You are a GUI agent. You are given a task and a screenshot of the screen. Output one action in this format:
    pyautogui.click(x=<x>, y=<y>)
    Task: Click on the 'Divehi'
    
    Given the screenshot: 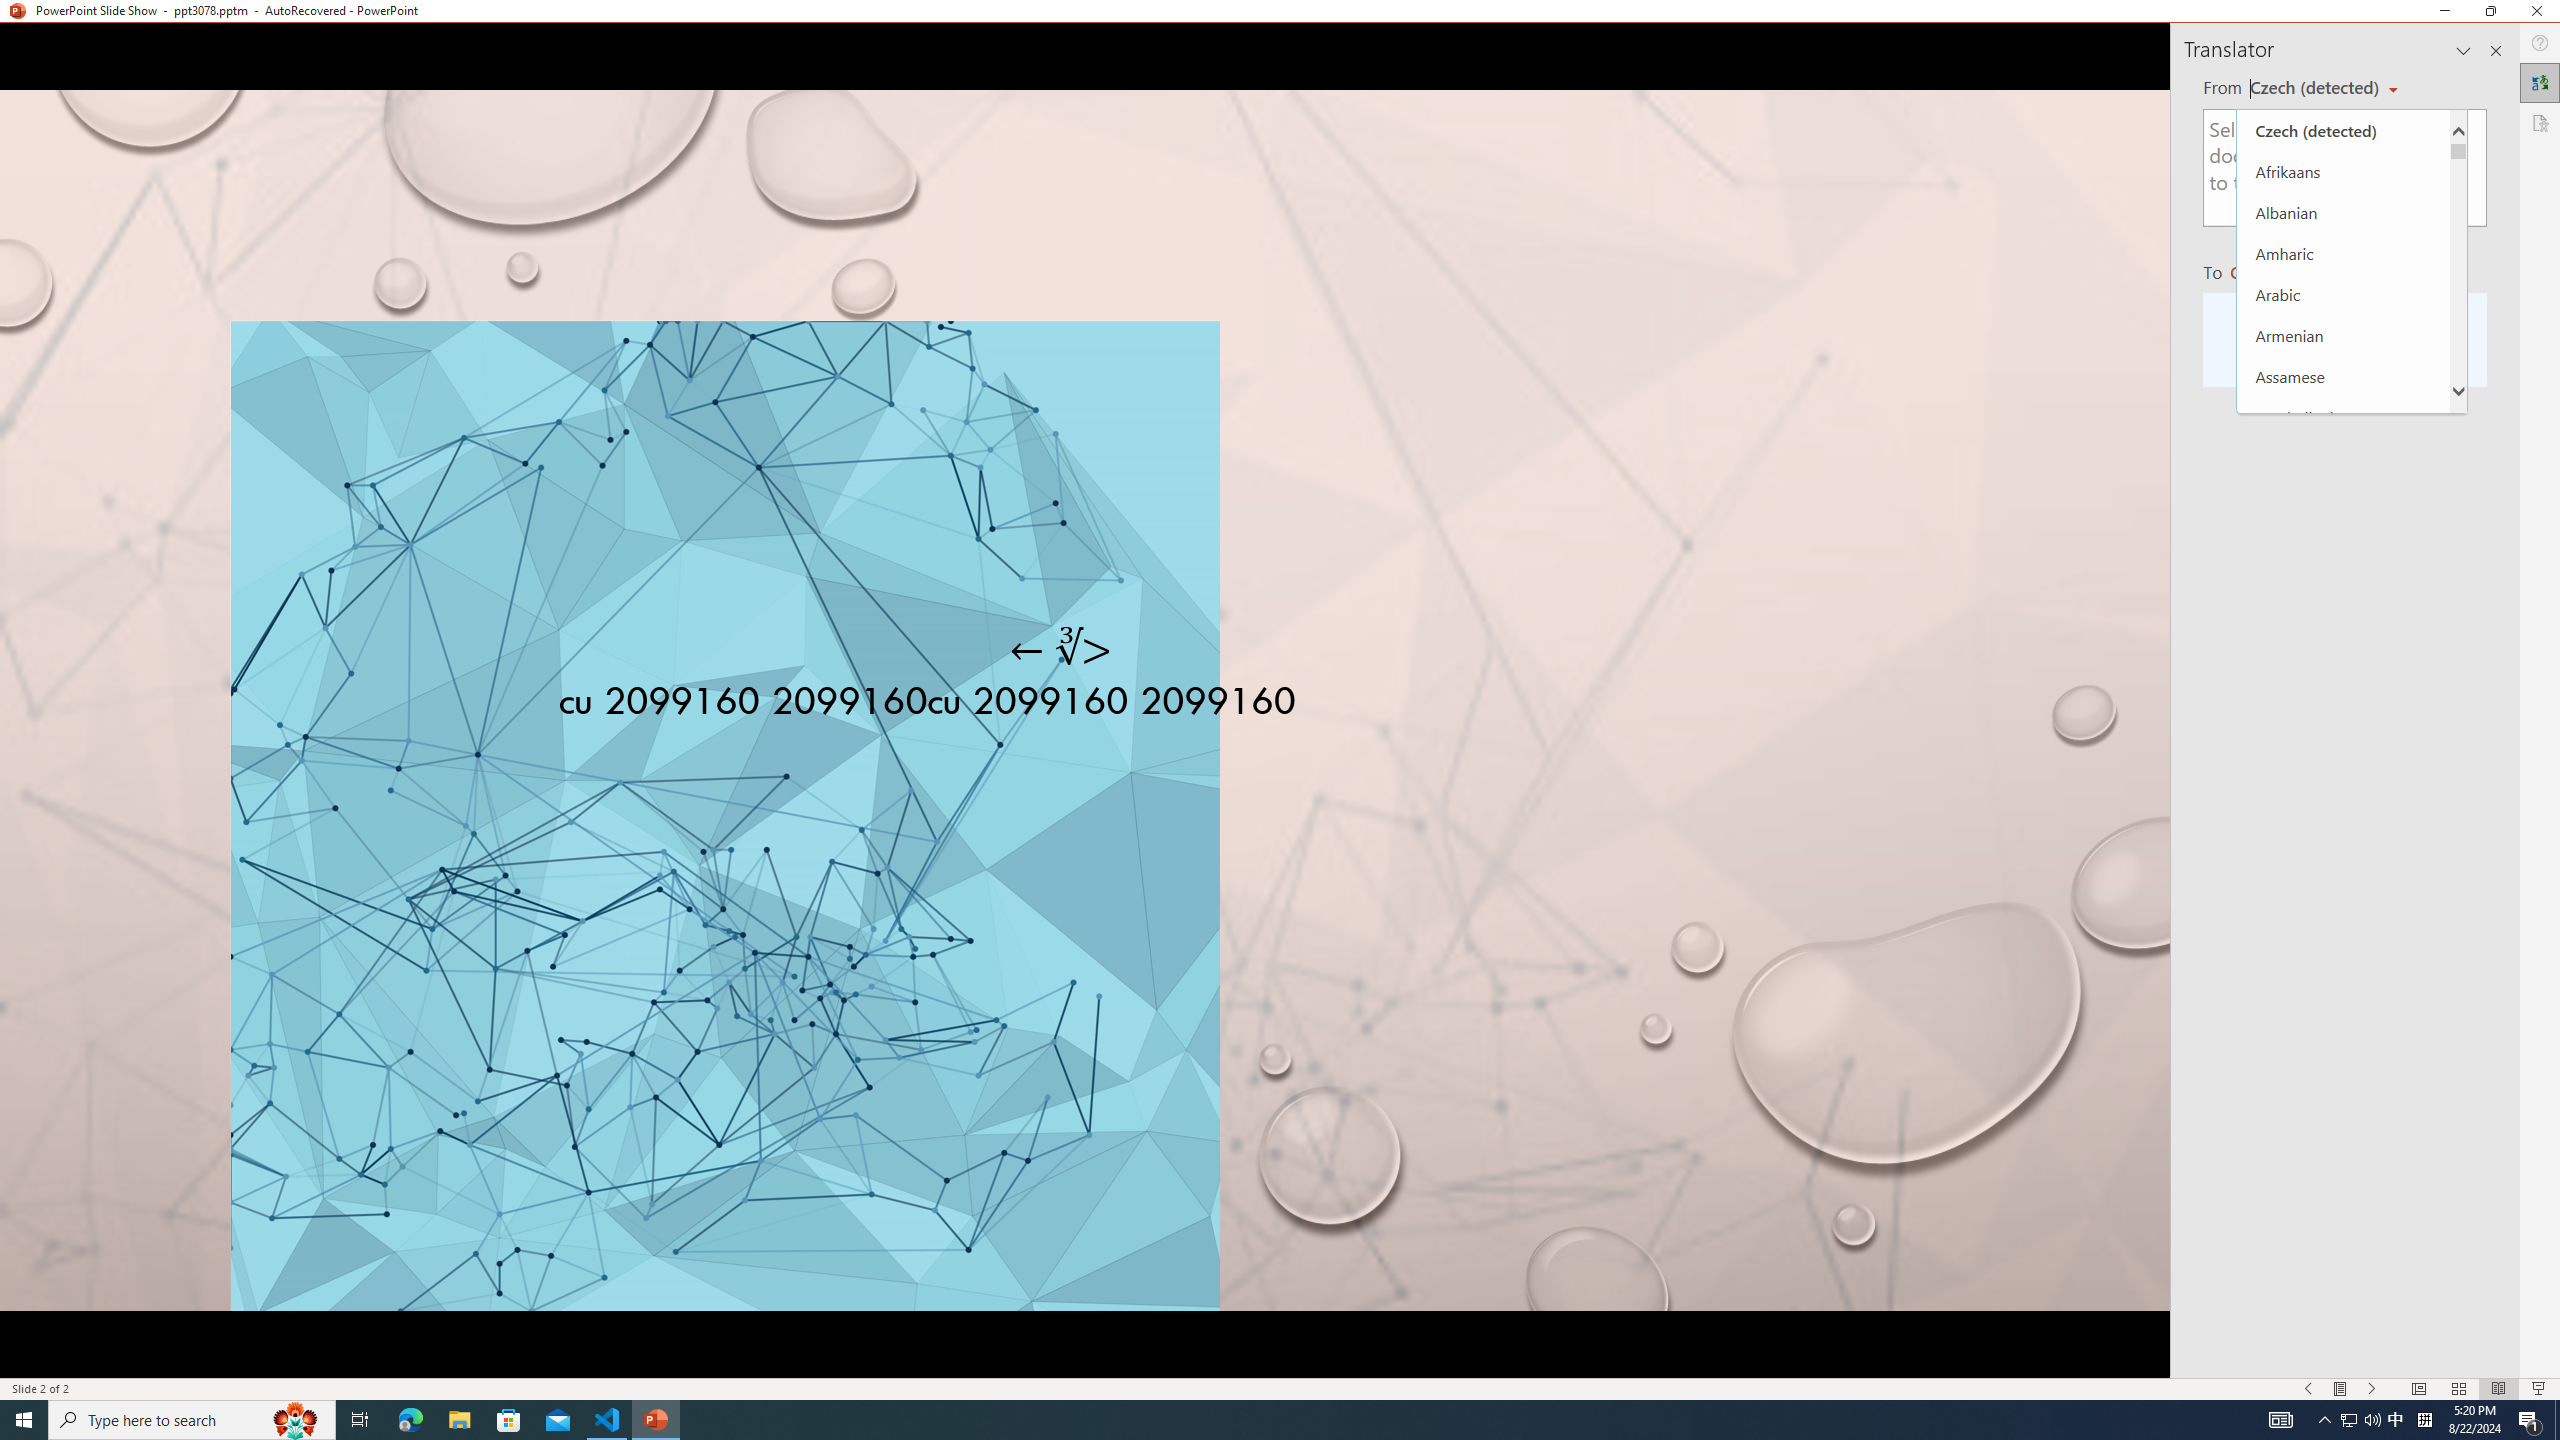 What is the action you would take?
    pyautogui.click(x=2343, y=1153)
    